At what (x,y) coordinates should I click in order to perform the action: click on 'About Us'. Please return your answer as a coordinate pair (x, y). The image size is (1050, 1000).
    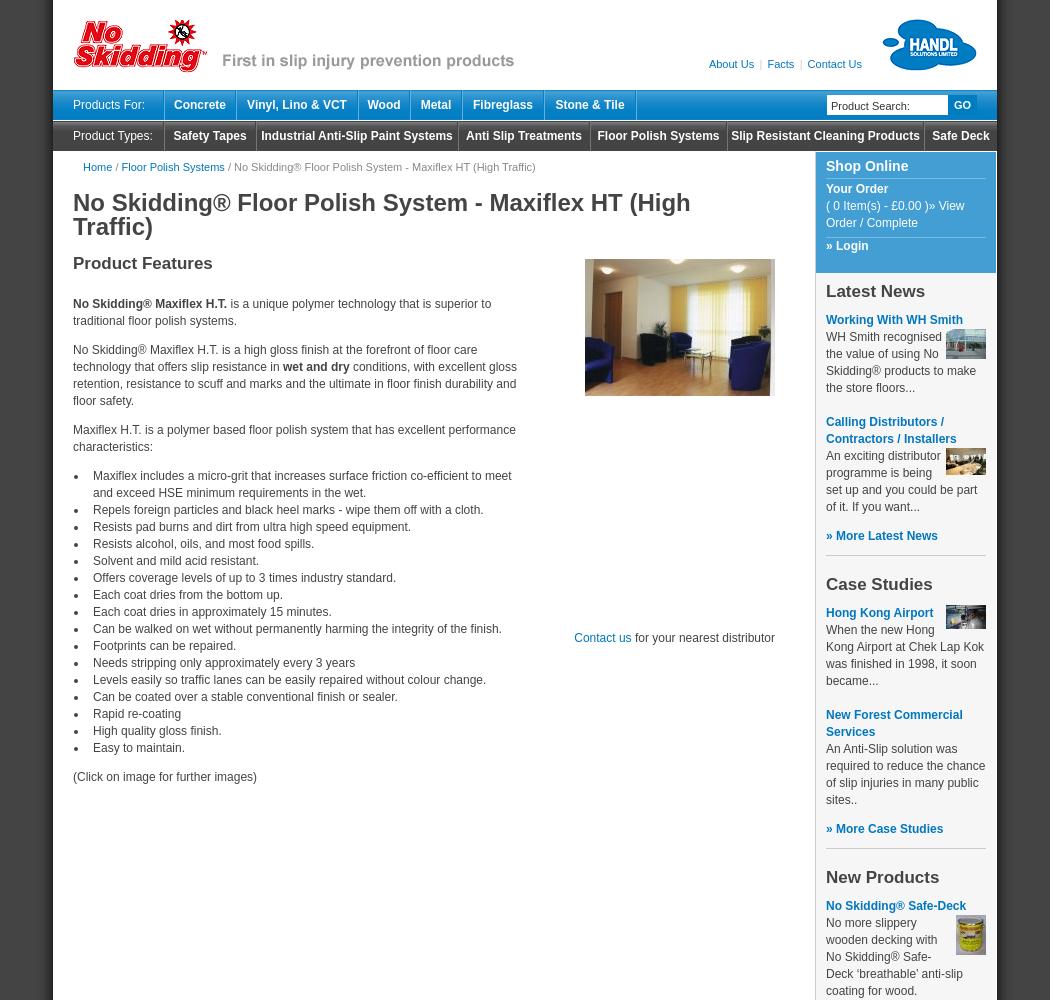
    Looking at the image, I should click on (708, 63).